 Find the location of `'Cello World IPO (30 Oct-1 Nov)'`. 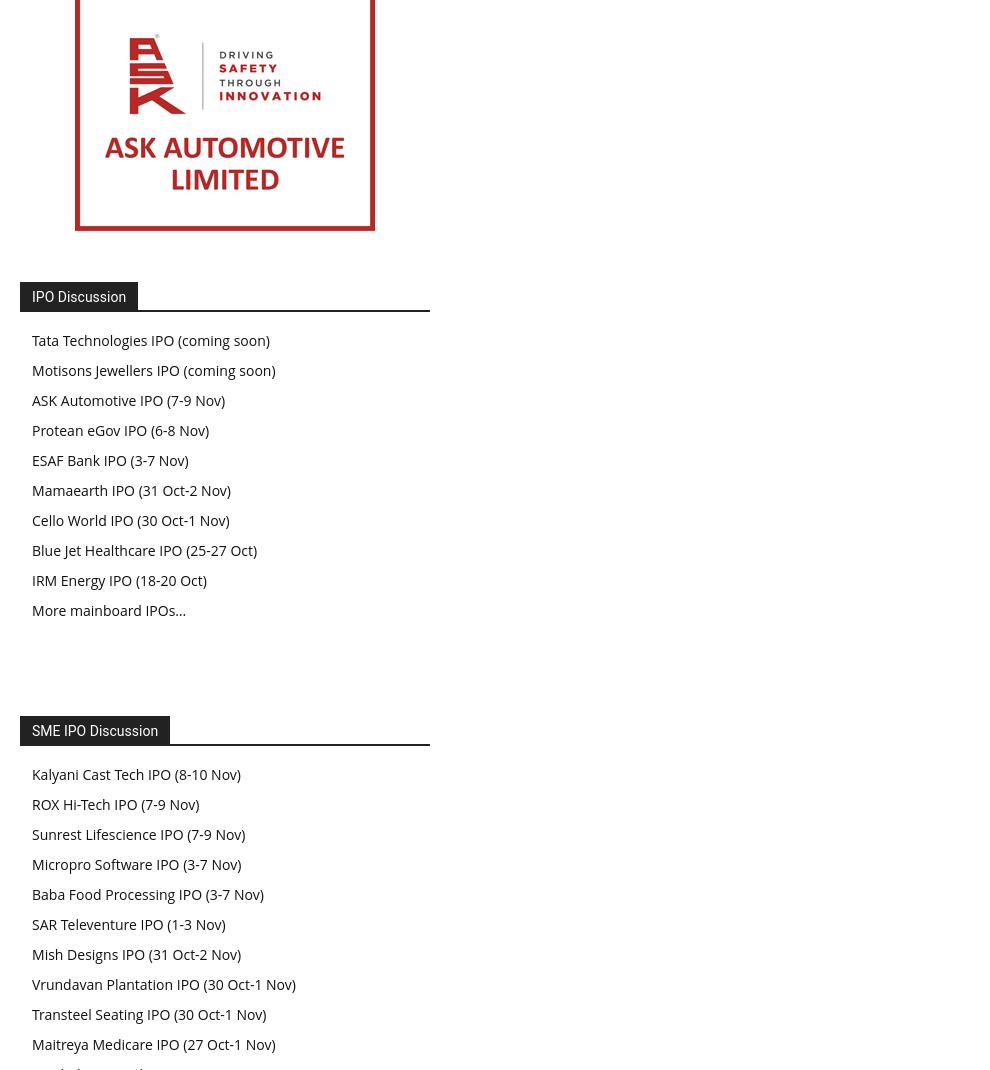

'Cello World IPO (30 Oct-1 Nov)' is located at coordinates (129, 519).